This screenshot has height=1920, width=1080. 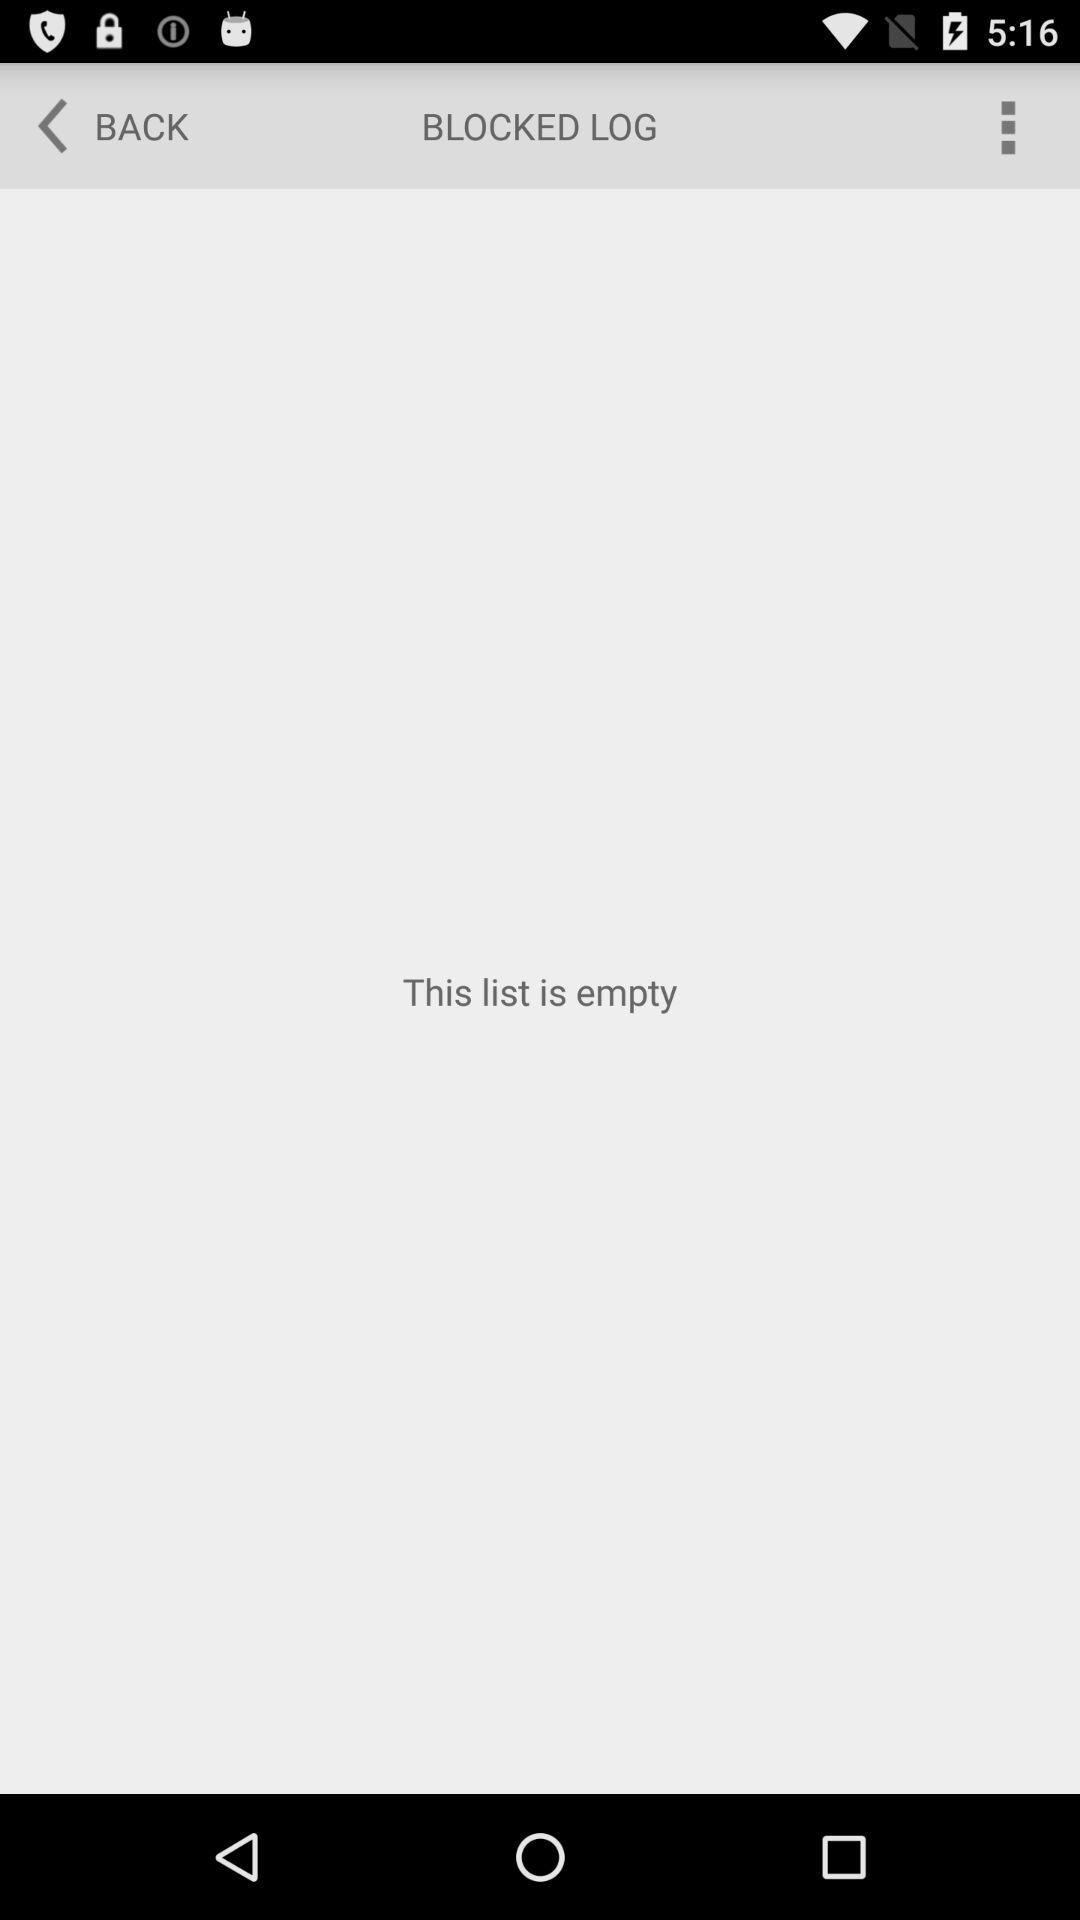 What do you see at coordinates (1006, 124) in the screenshot?
I see `the icon at the top right corner` at bounding box center [1006, 124].